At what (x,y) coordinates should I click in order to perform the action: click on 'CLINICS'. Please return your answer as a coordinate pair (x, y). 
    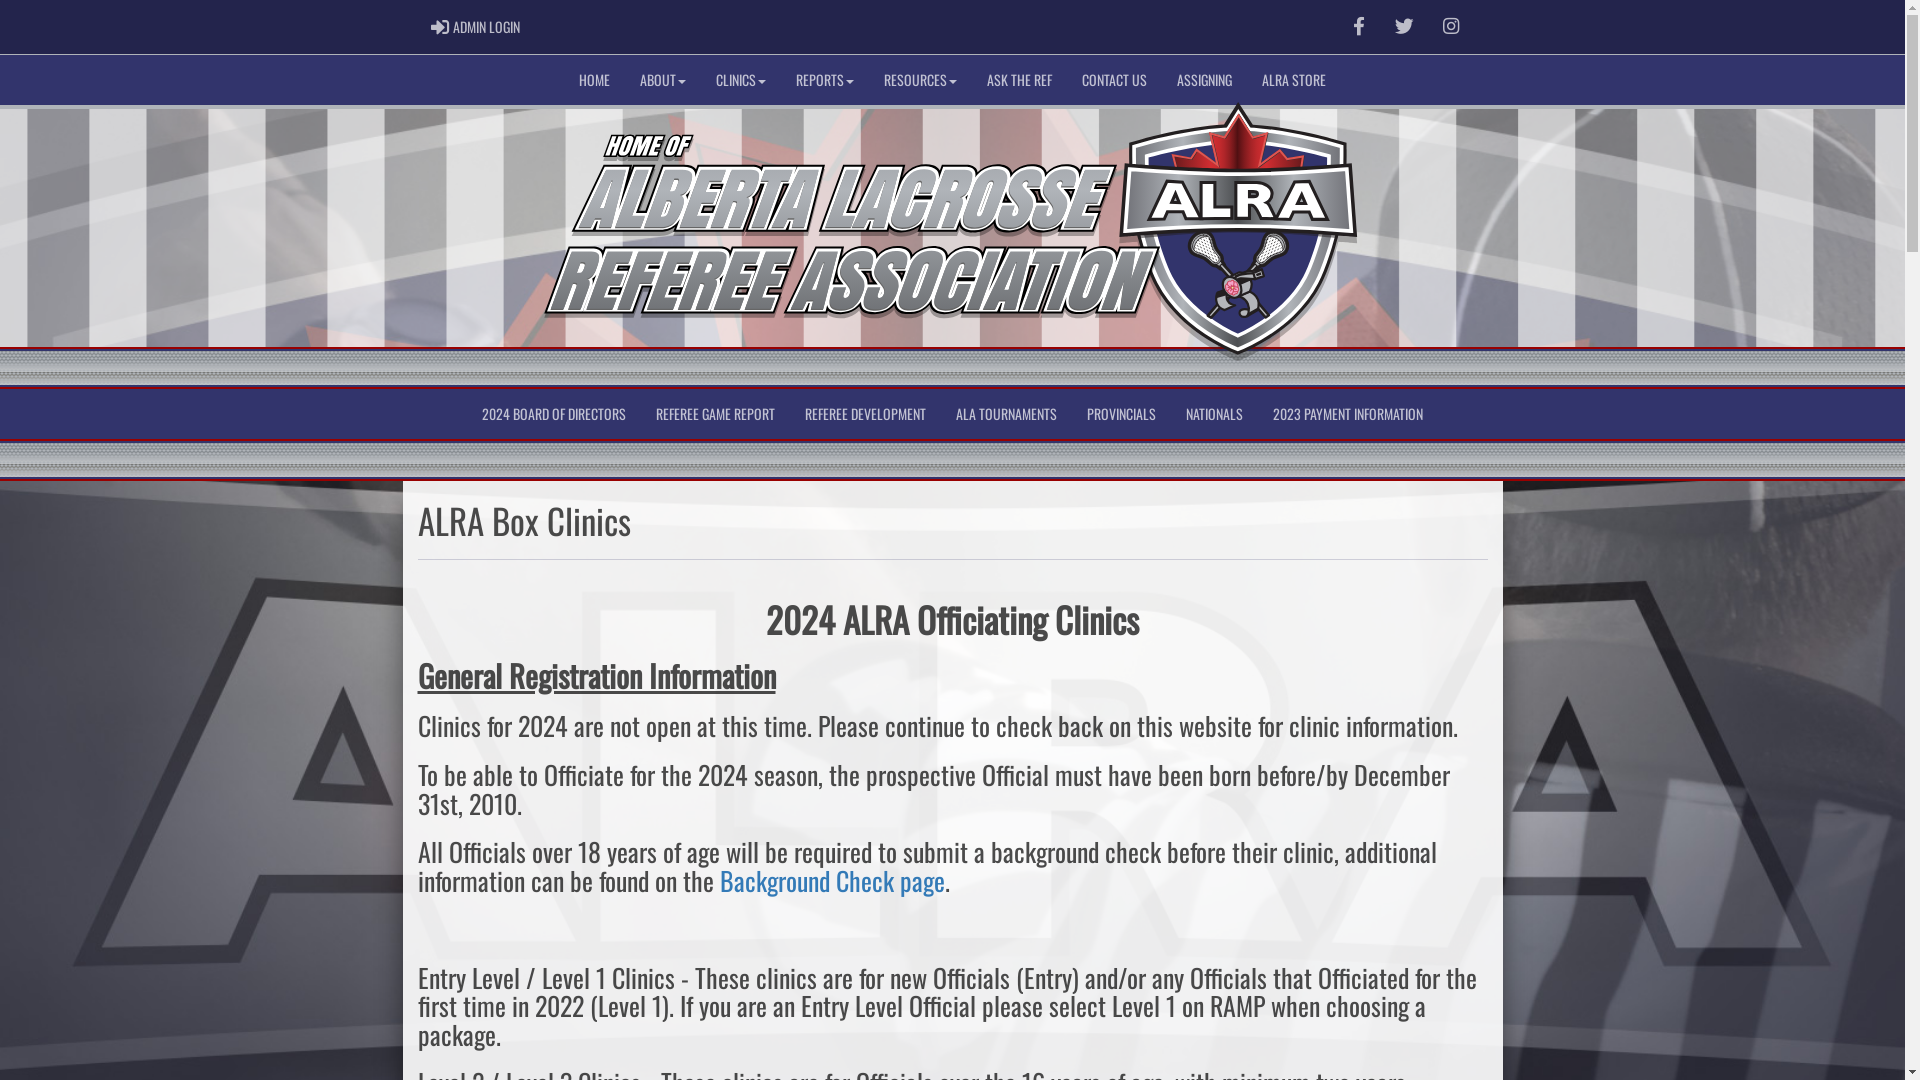
    Looking at the image, I should click on (739, 79).